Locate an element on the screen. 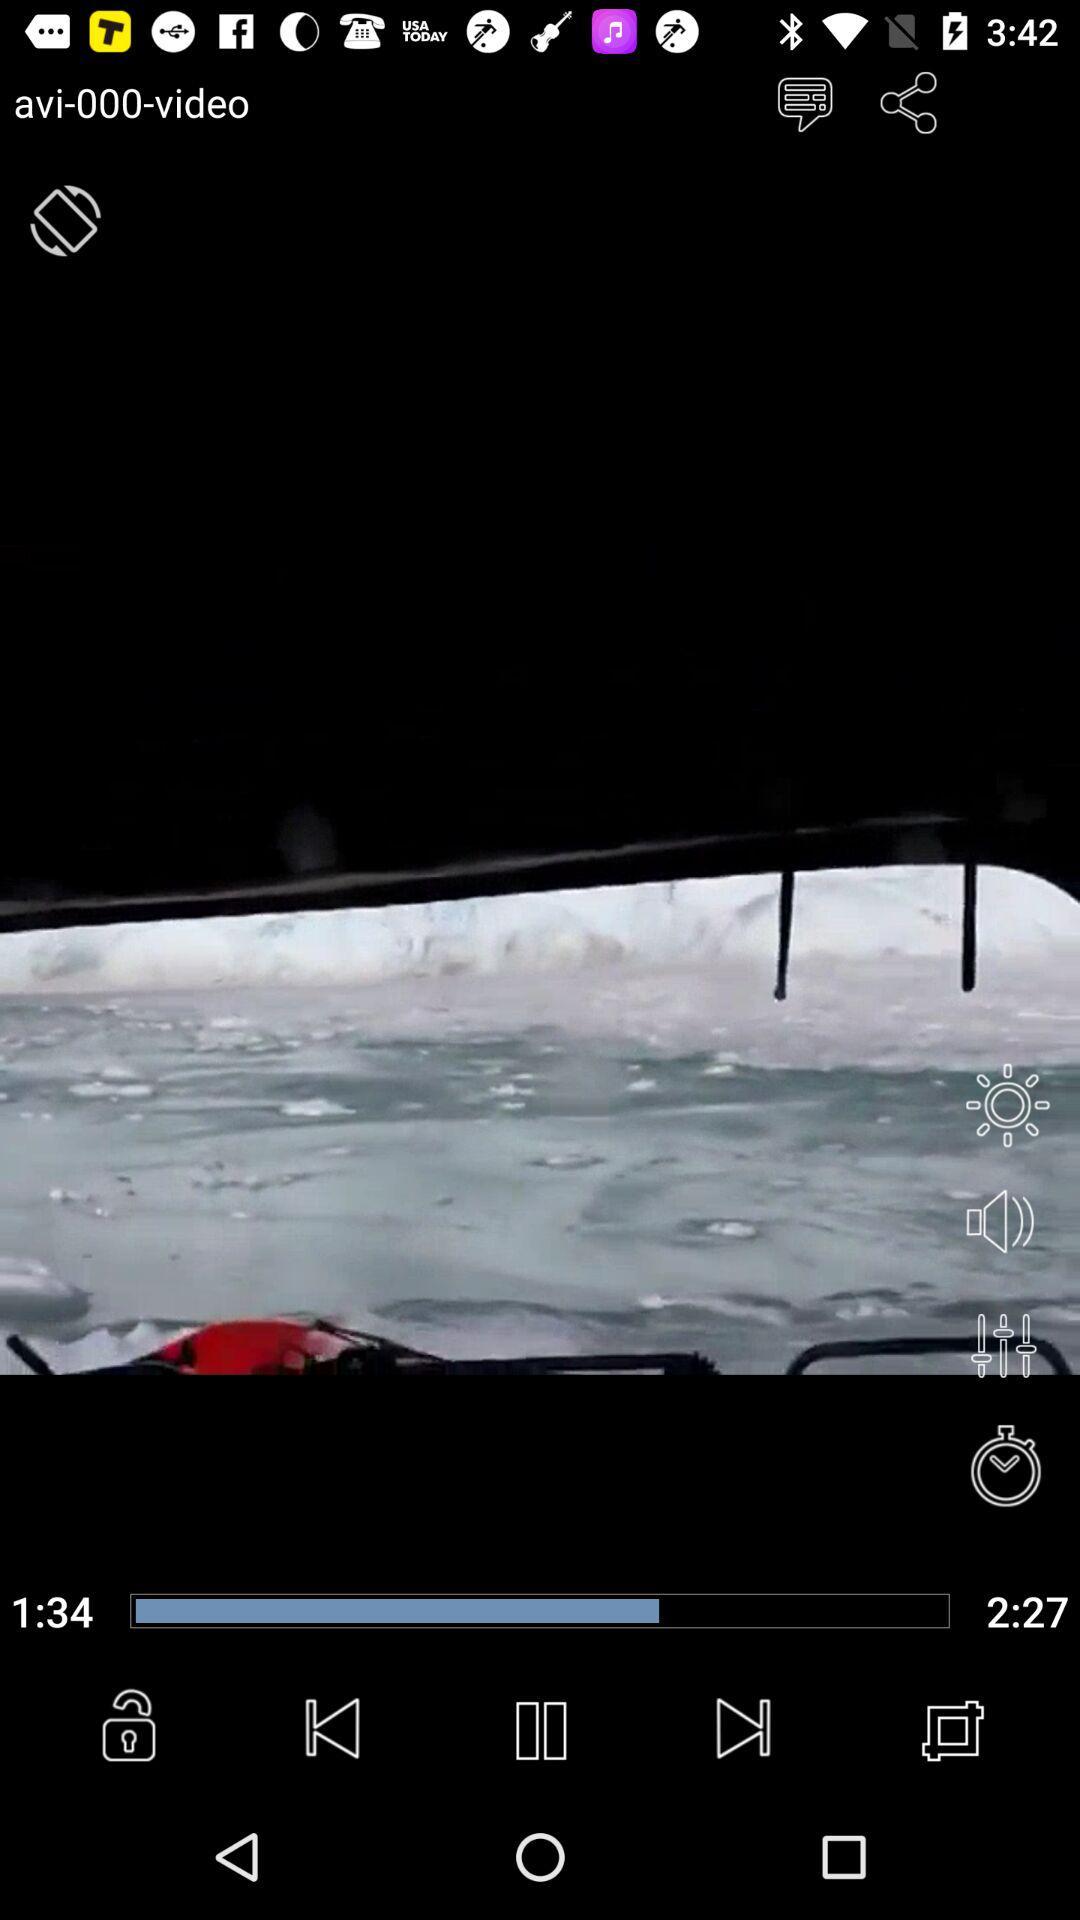 The image size is (1080, 1920). rotate the screen is located at coordinates (64, 220).